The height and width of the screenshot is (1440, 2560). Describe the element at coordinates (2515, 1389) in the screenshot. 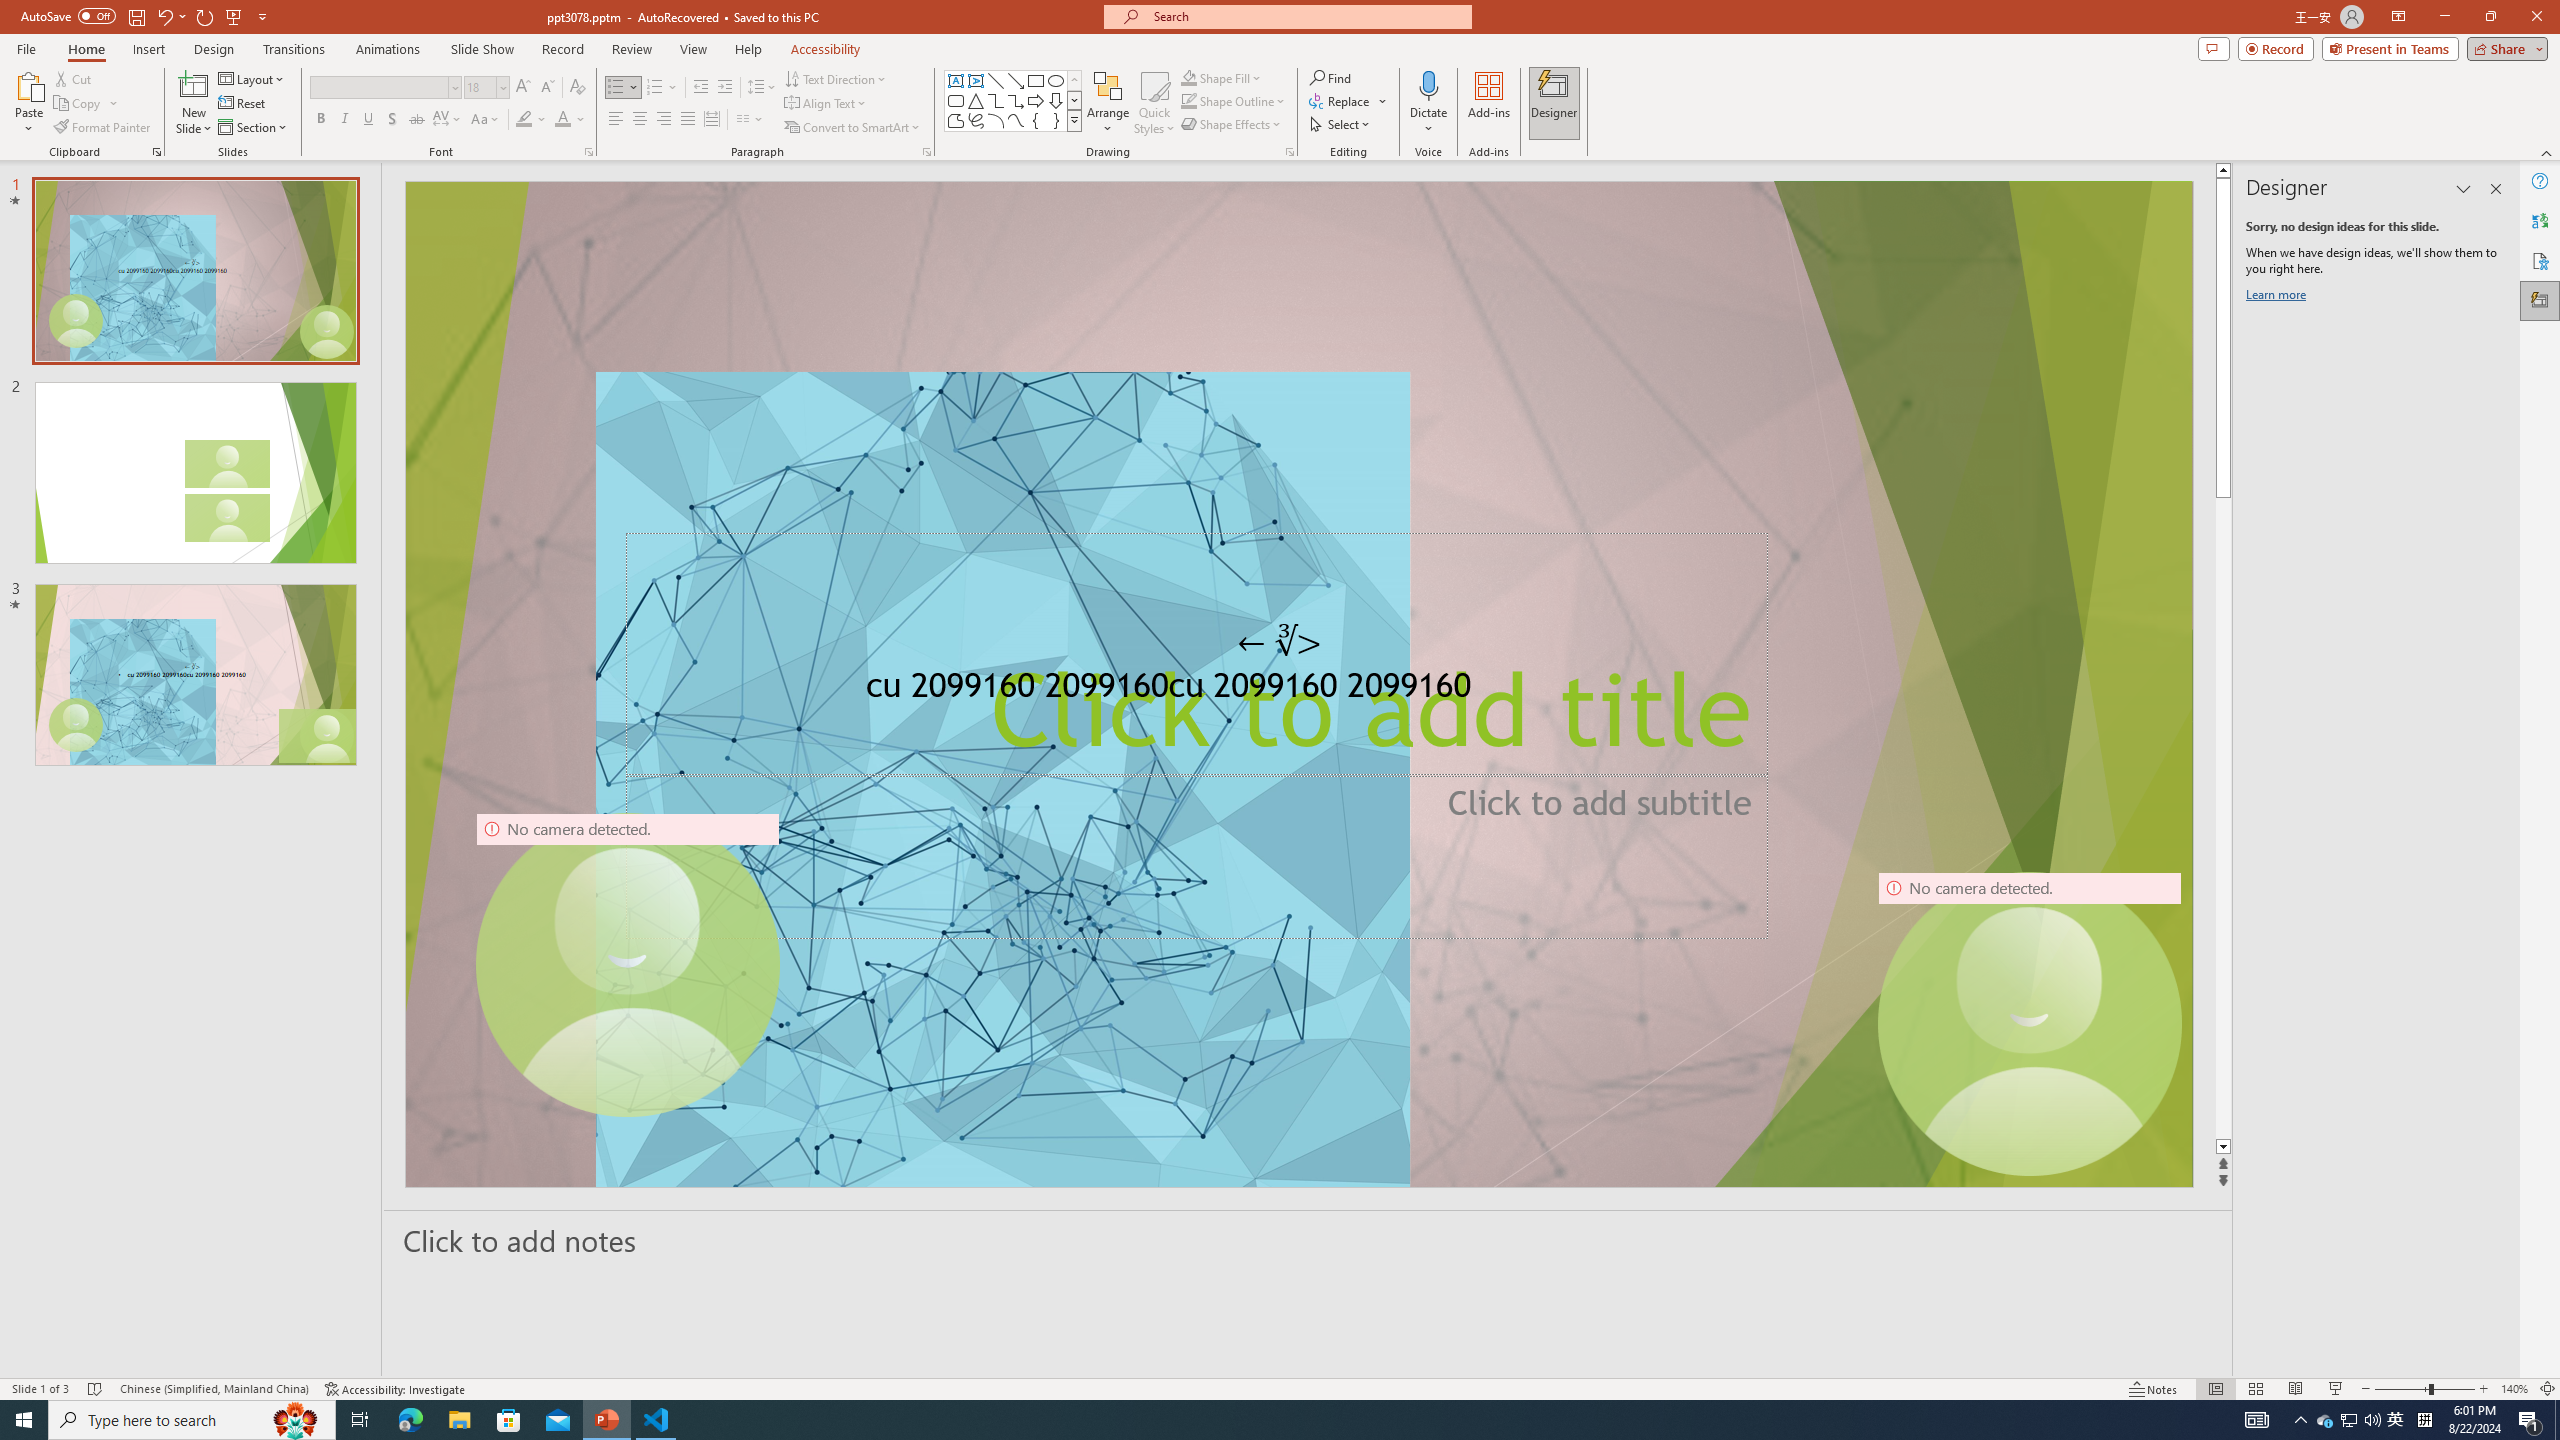

I see `'Zoom 140%'` at that location.